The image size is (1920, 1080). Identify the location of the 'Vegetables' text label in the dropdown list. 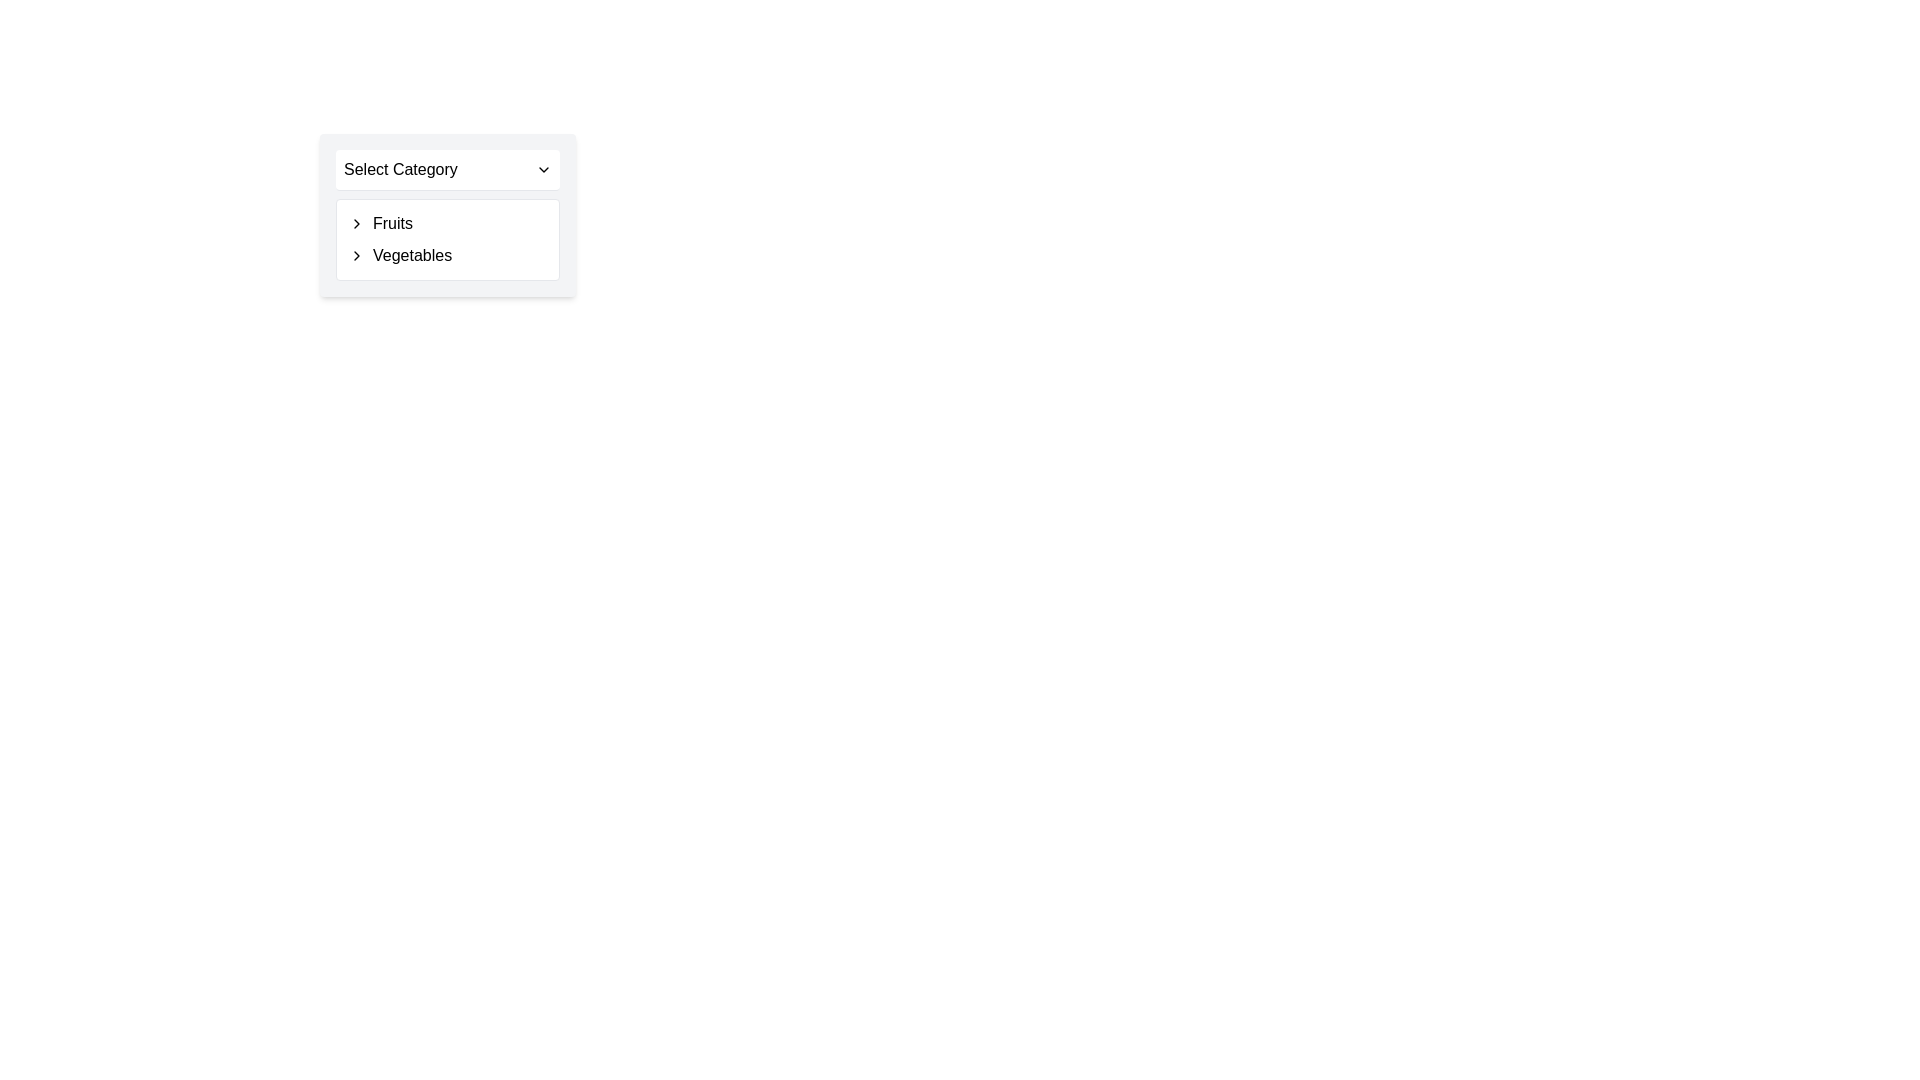
(446, 254).